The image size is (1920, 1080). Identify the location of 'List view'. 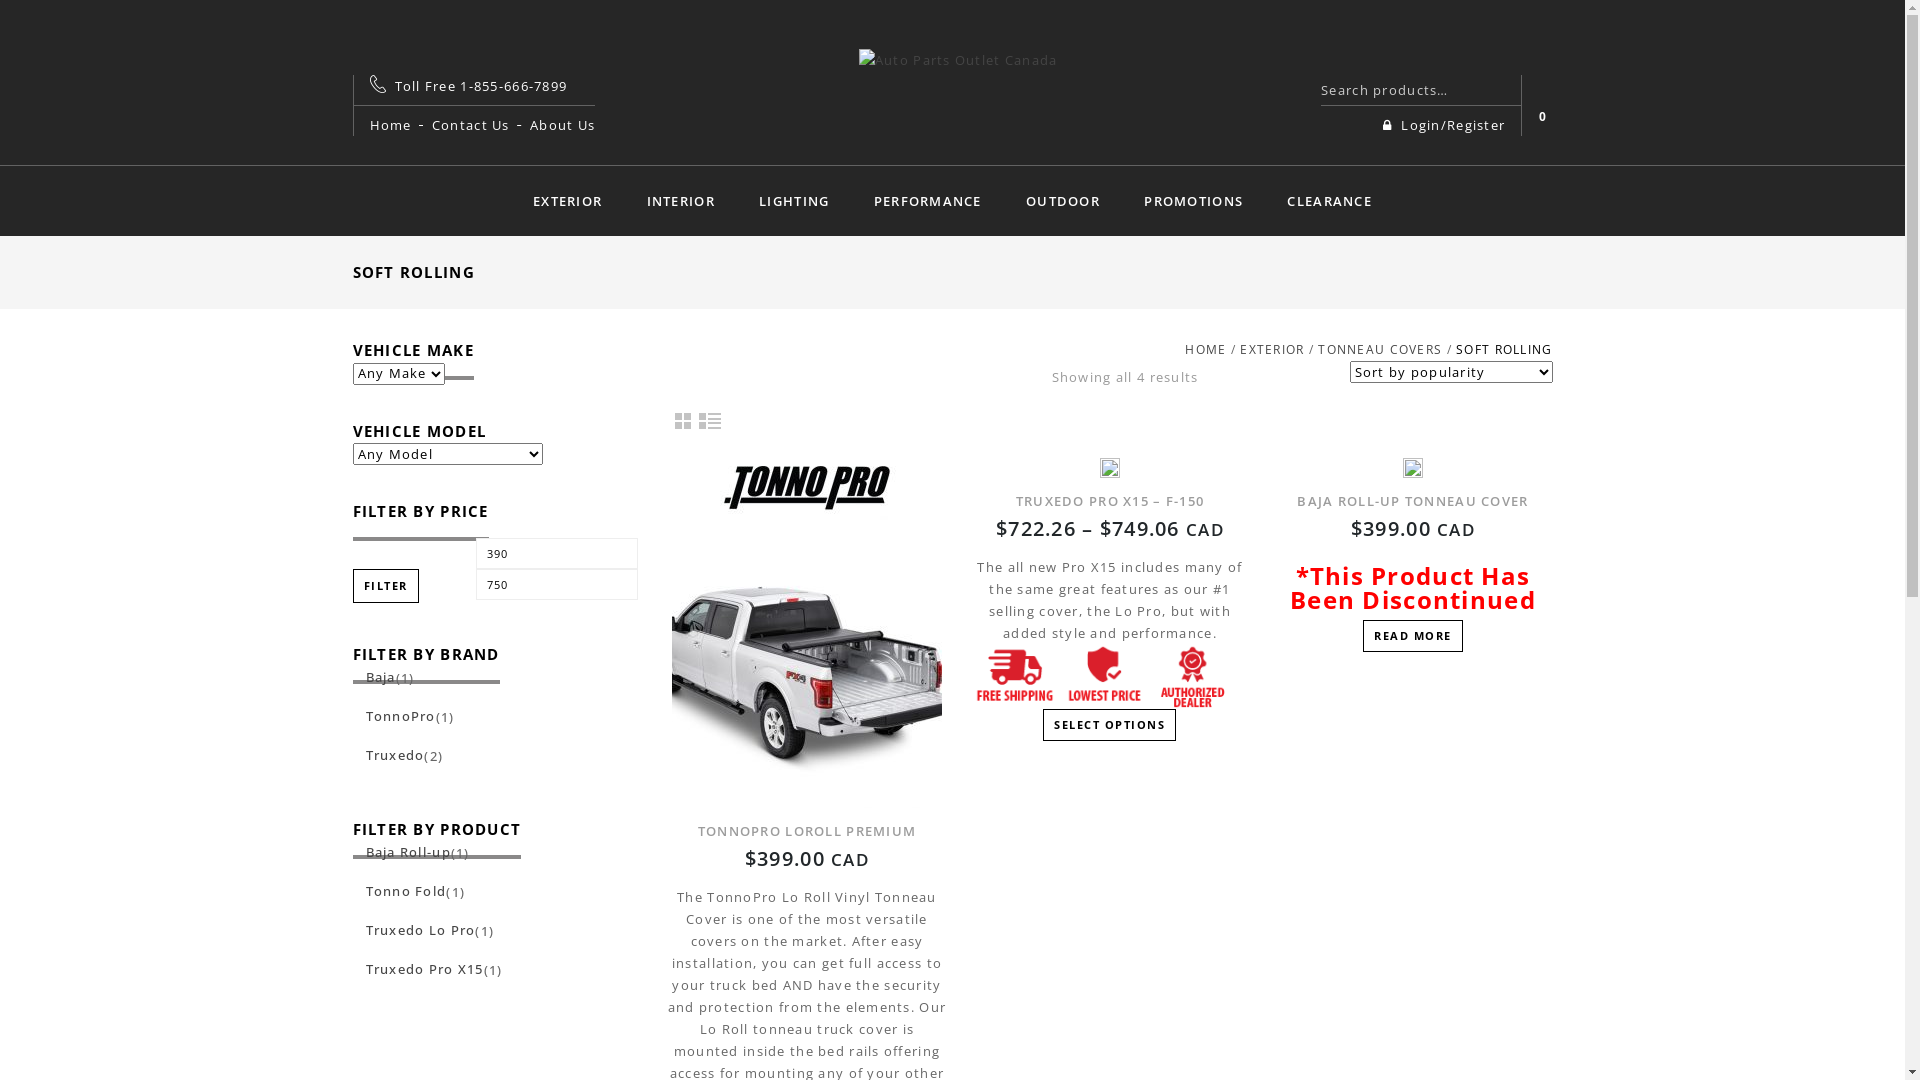
(710, 419).